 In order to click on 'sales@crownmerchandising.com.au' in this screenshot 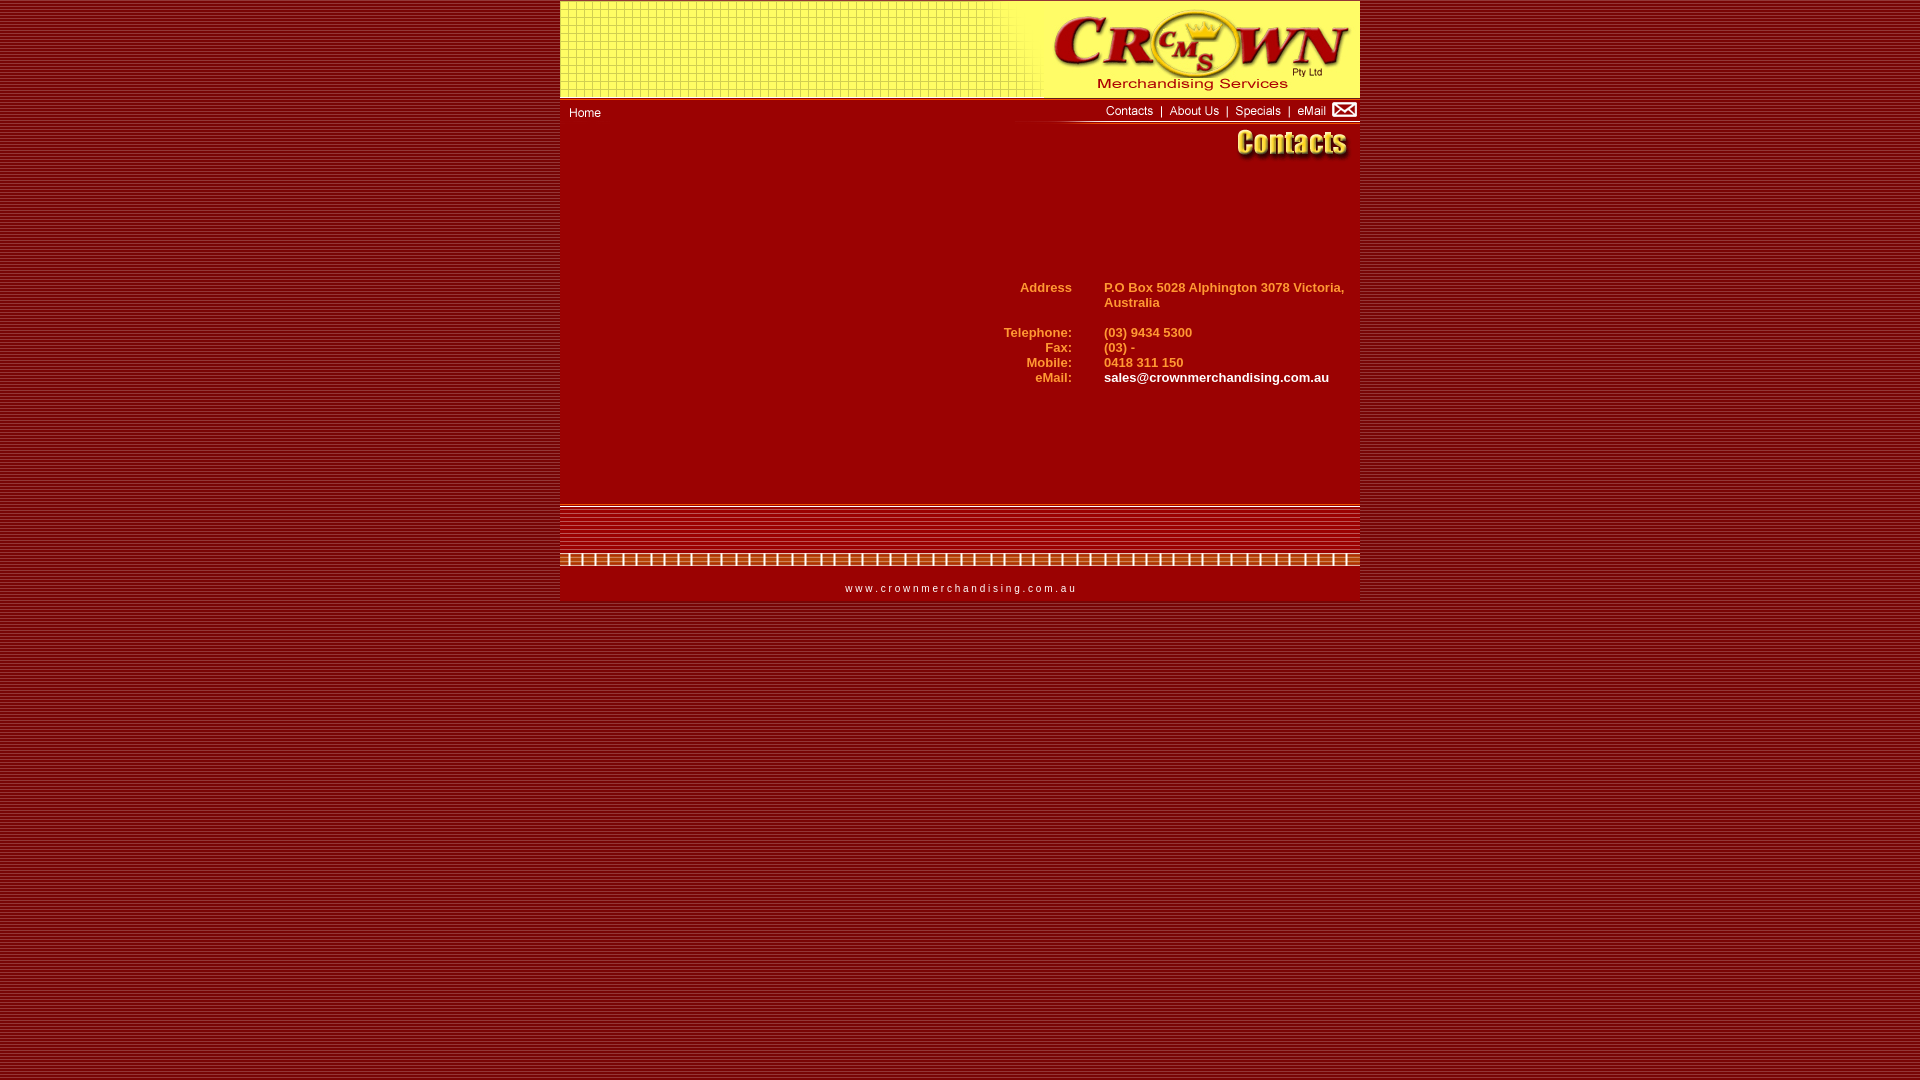, I will do `click(1103, 377)`.